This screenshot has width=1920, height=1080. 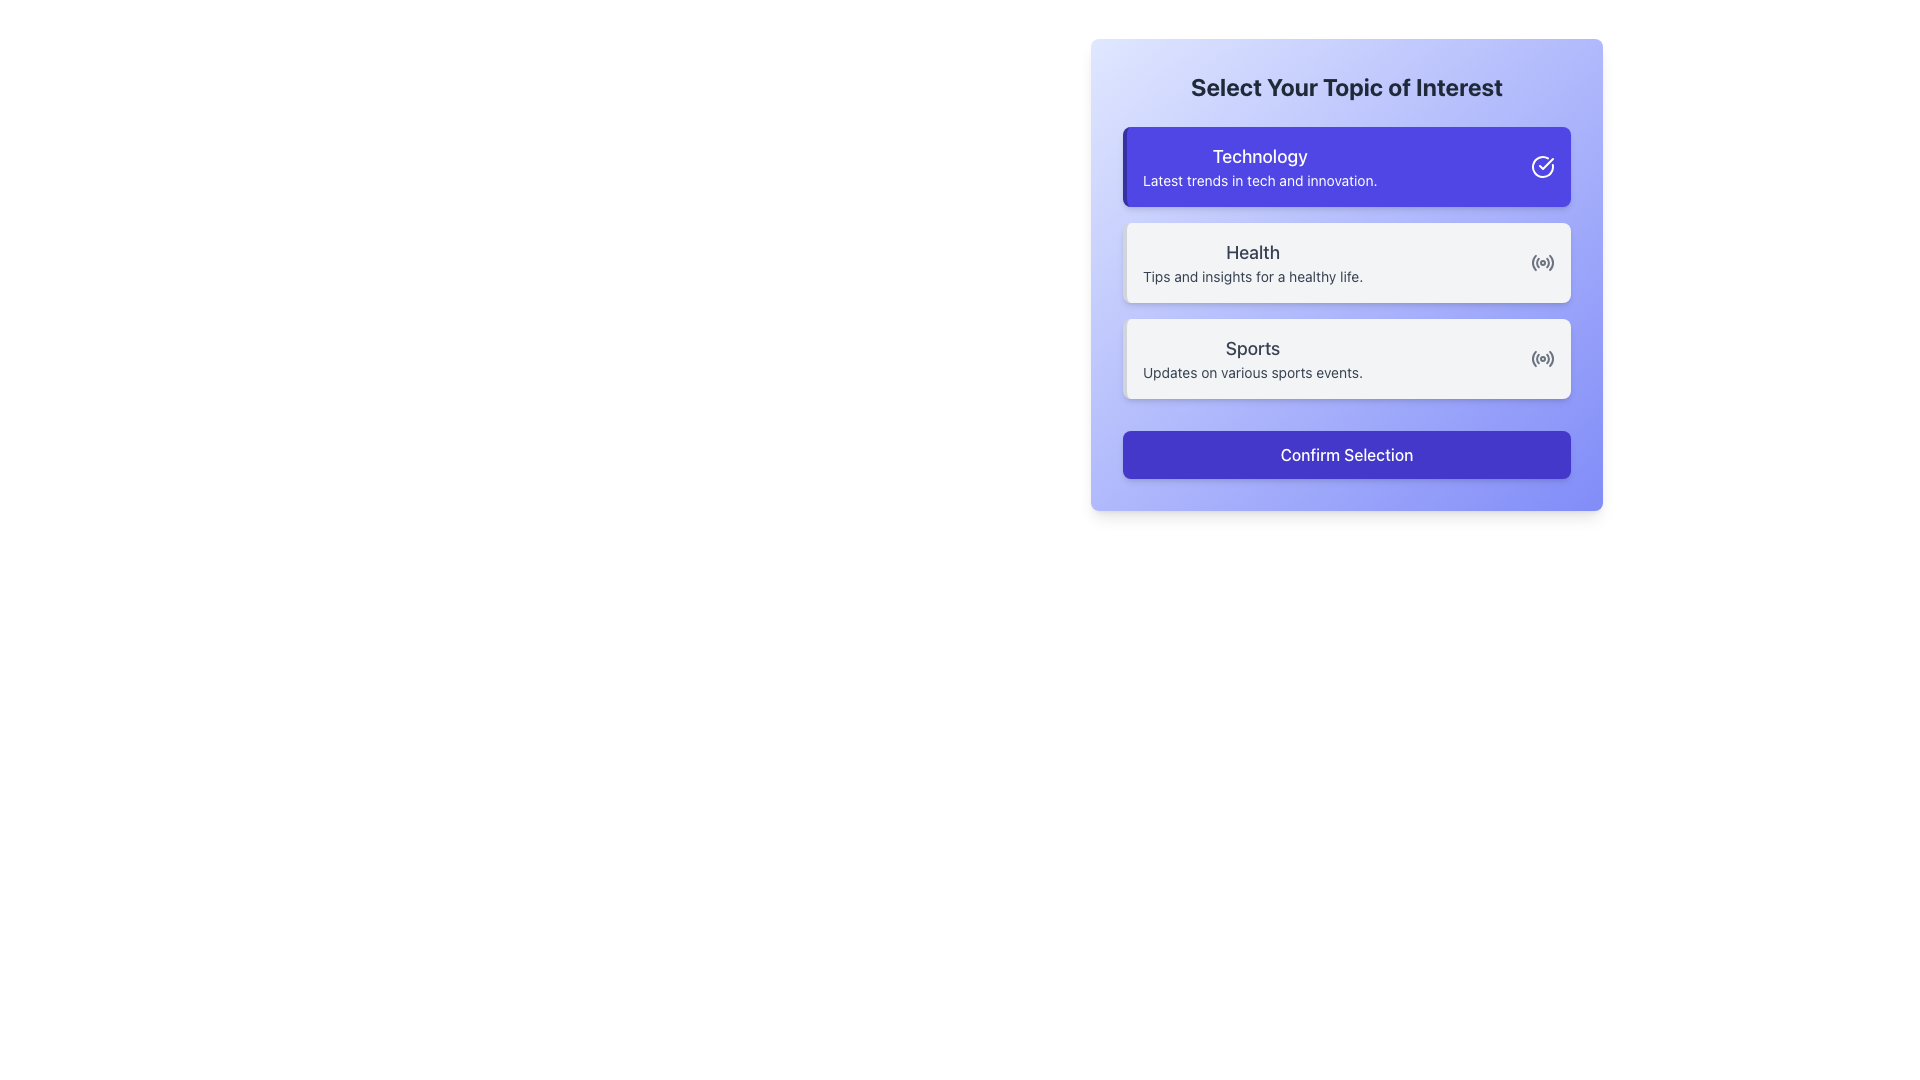 I want to click on the text content of the informational header for the topic 'Technology', which is the first item in the list of topics under 'Select Your Topic of Interest', so click(x=1259, y=165).